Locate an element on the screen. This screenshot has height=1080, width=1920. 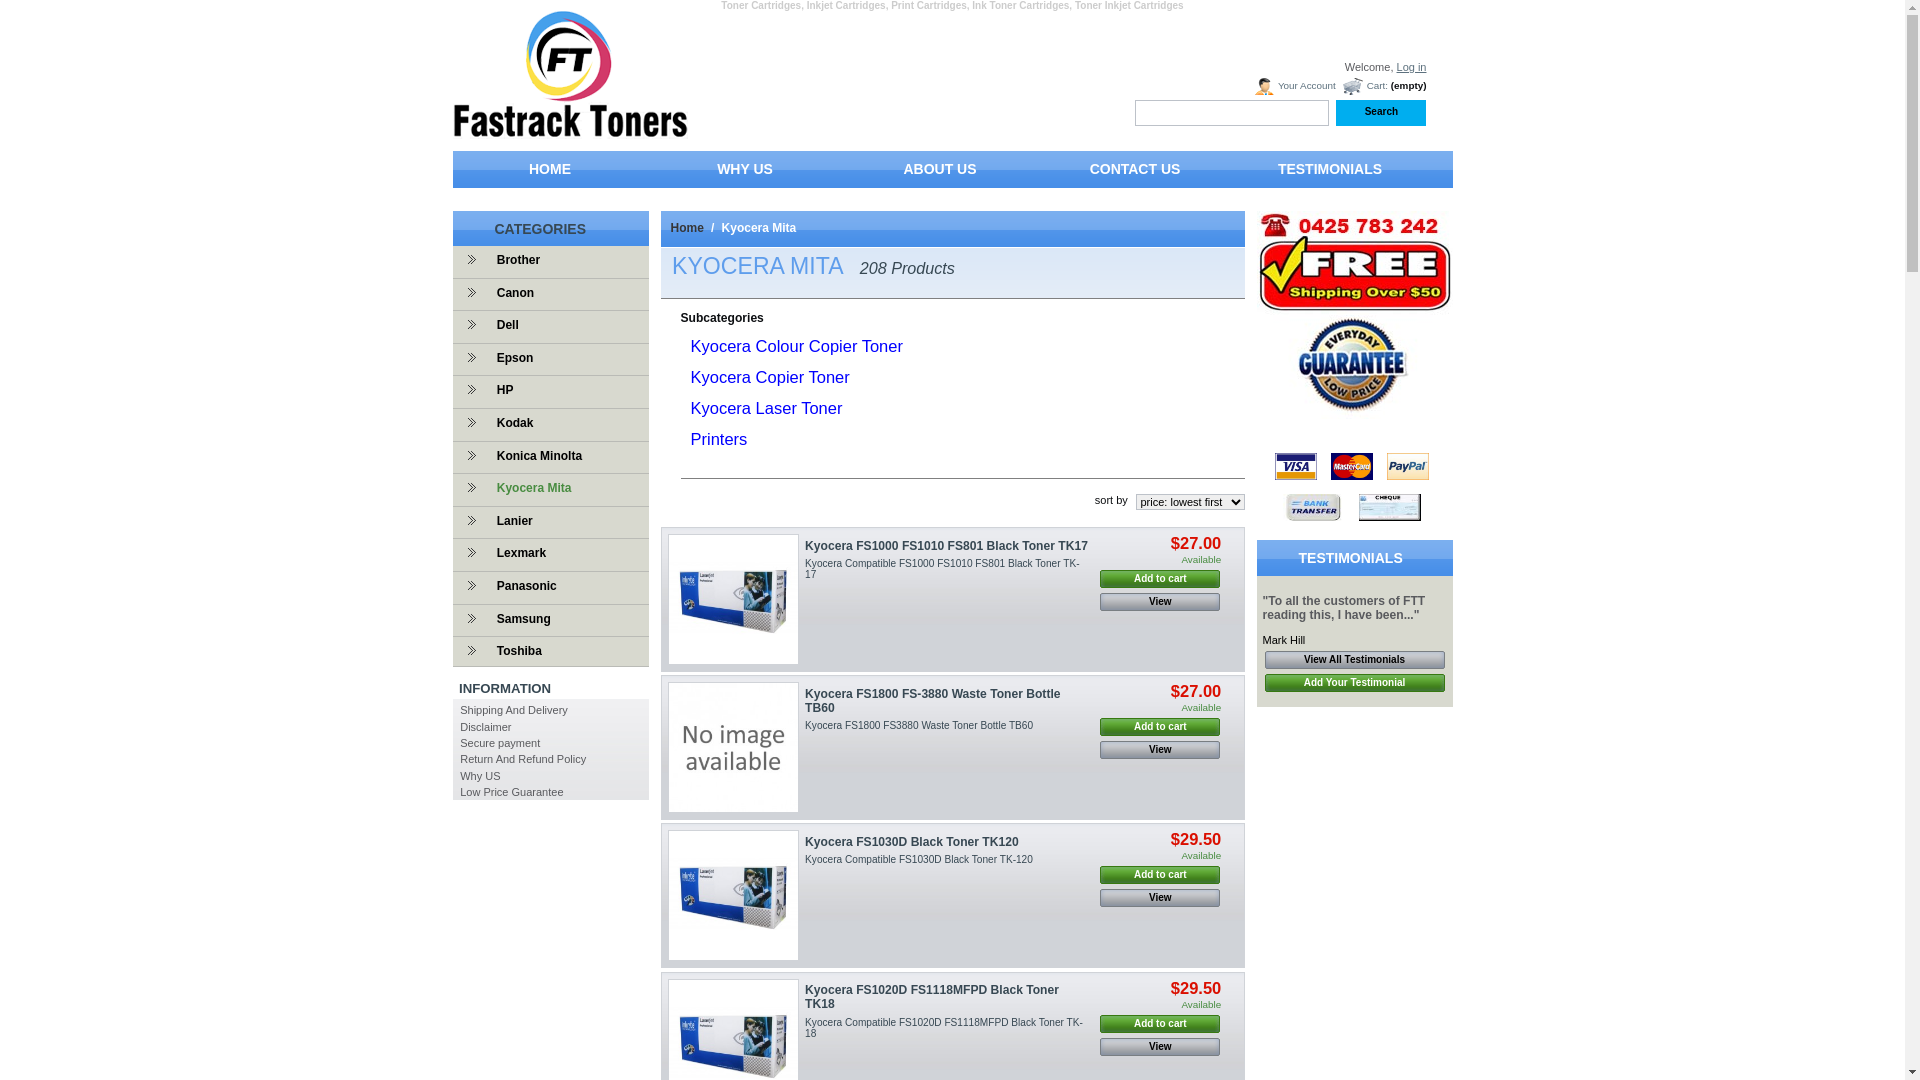
'HP' is located at coordinates (500, 389).